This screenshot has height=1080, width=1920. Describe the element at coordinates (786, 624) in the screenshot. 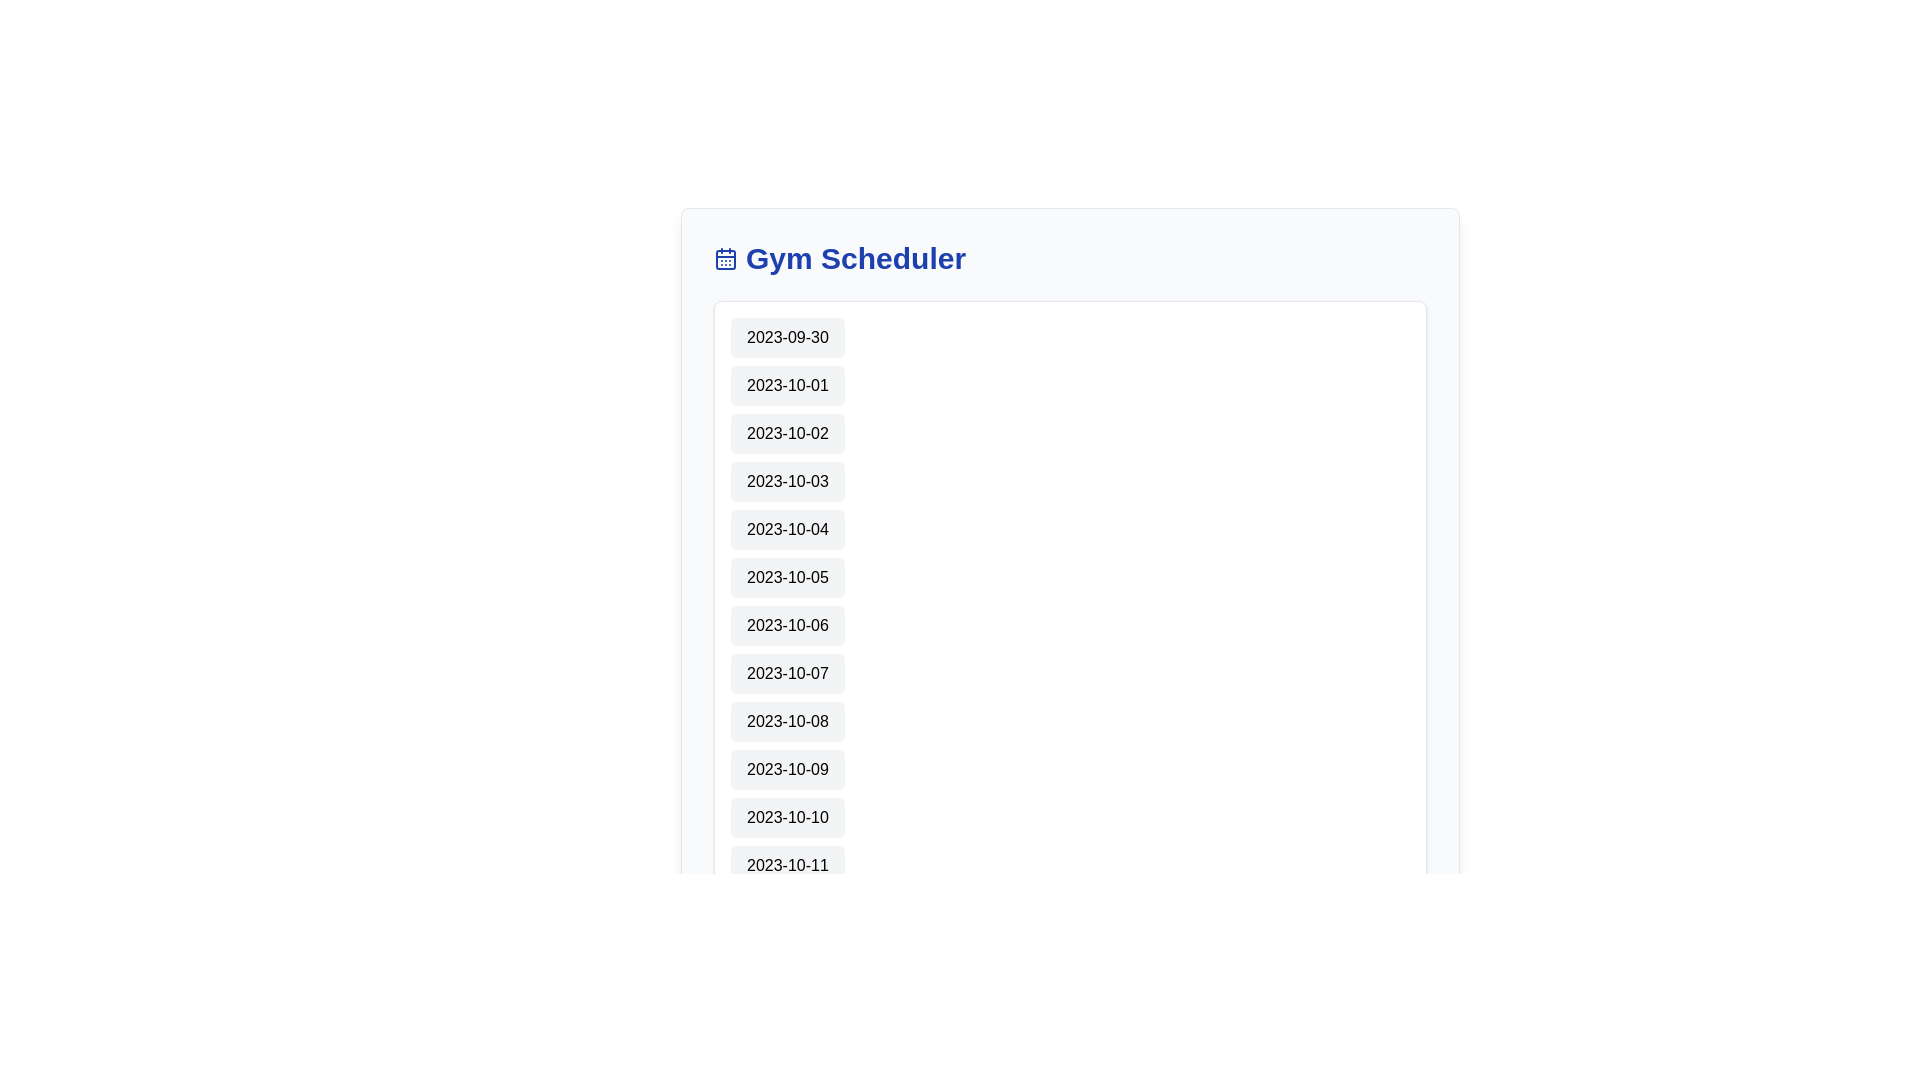

I see `the seventh date item in the scheduler application` at that location.